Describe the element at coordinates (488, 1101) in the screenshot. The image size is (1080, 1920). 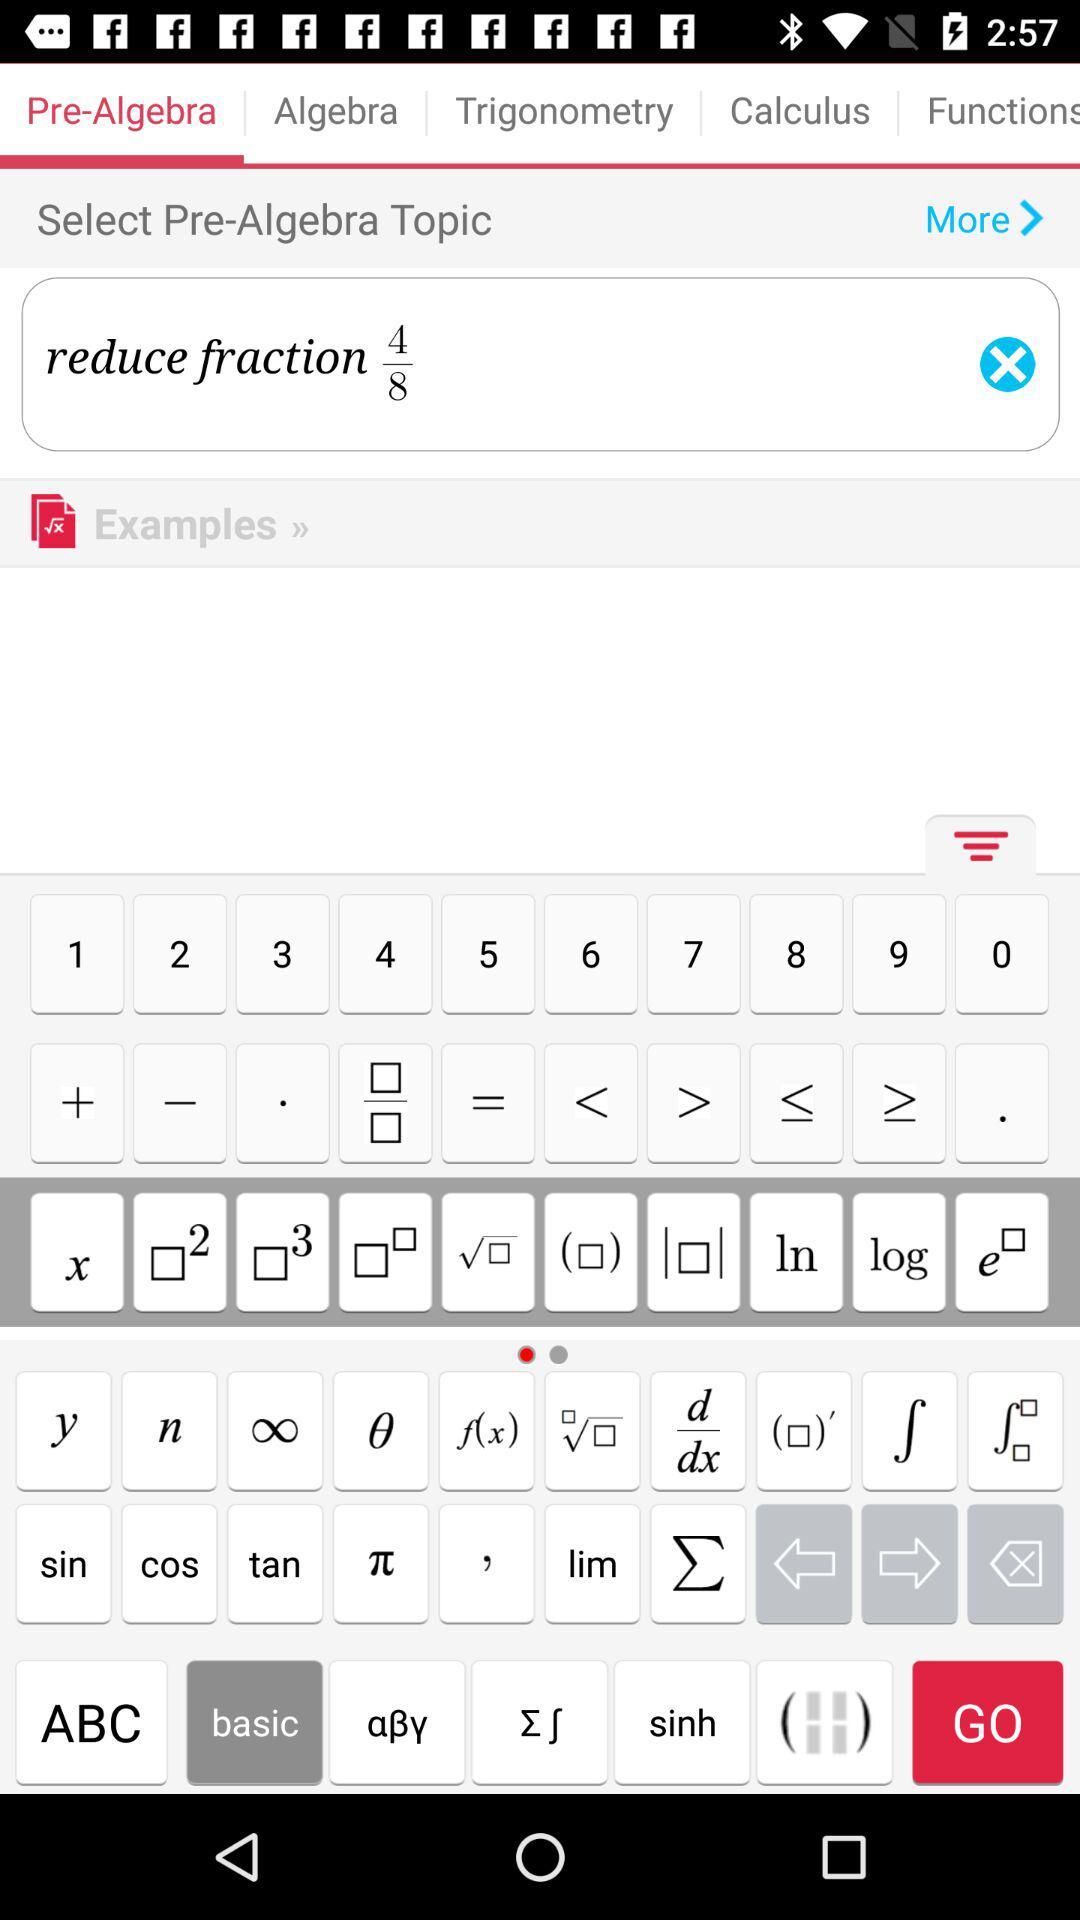
I see `equal option` at that location.